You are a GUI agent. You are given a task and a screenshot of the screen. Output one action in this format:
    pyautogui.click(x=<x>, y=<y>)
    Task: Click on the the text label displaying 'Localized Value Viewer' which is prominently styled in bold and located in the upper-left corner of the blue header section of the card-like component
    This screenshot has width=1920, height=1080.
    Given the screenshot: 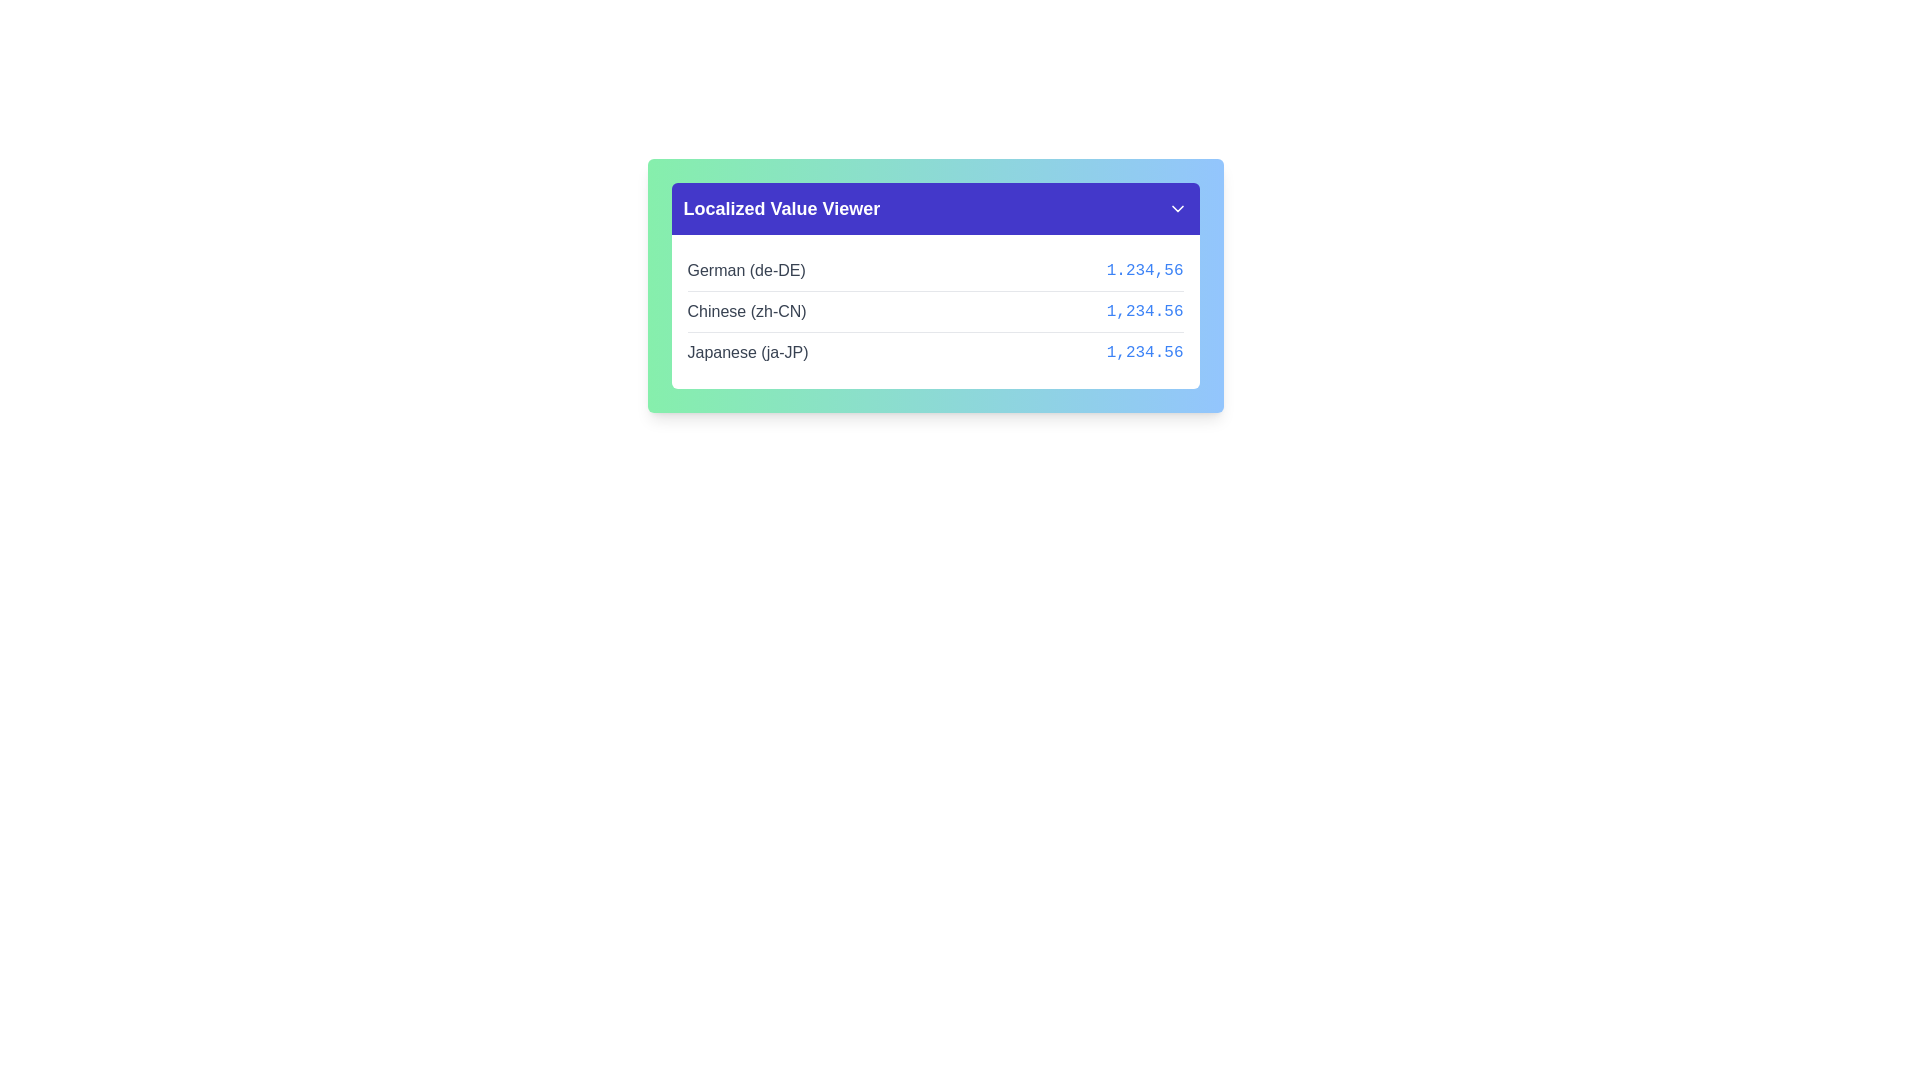 What is the action you would take?
    pyautogui.click(x=780, y=208)
    